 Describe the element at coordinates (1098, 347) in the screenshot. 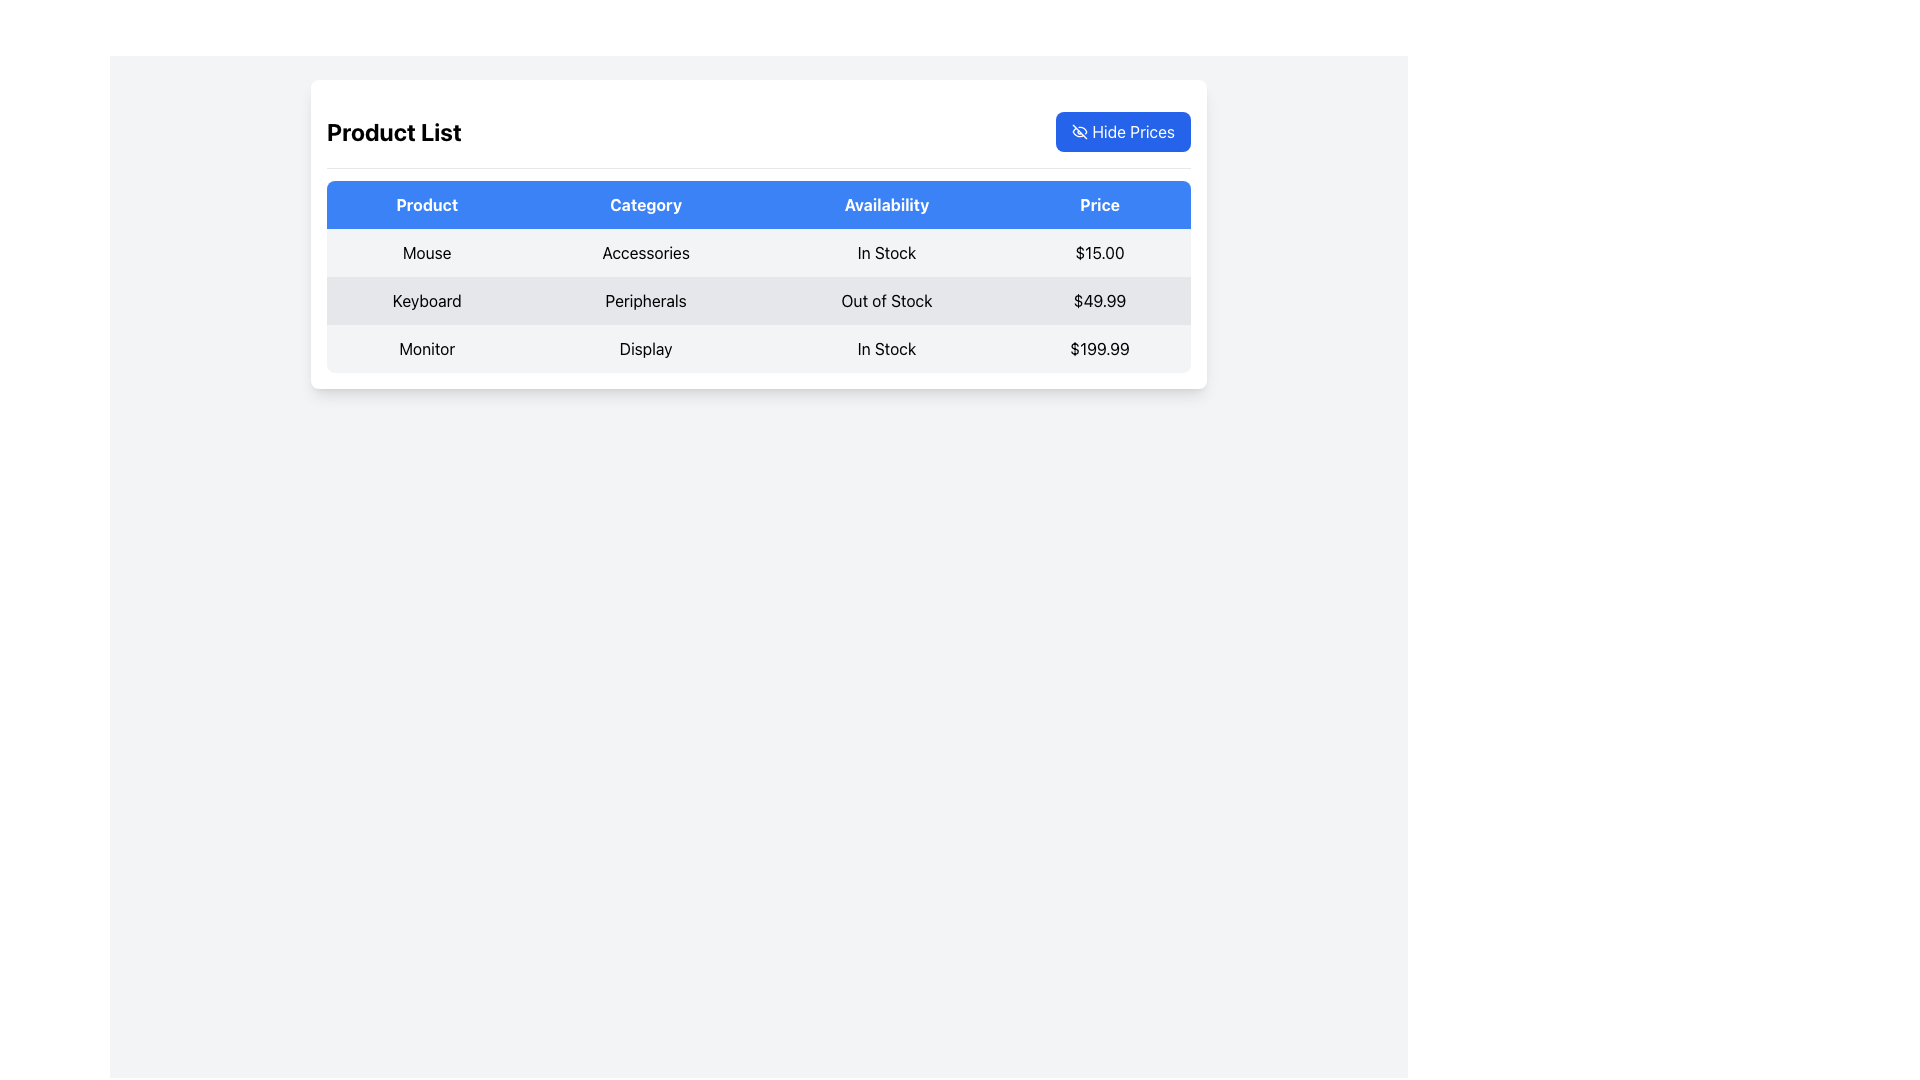

I see `static text element representing the price of the item 'Monitor' located in the last column of the third row under the 'Price' header, which displays '$15.00'` at that location.